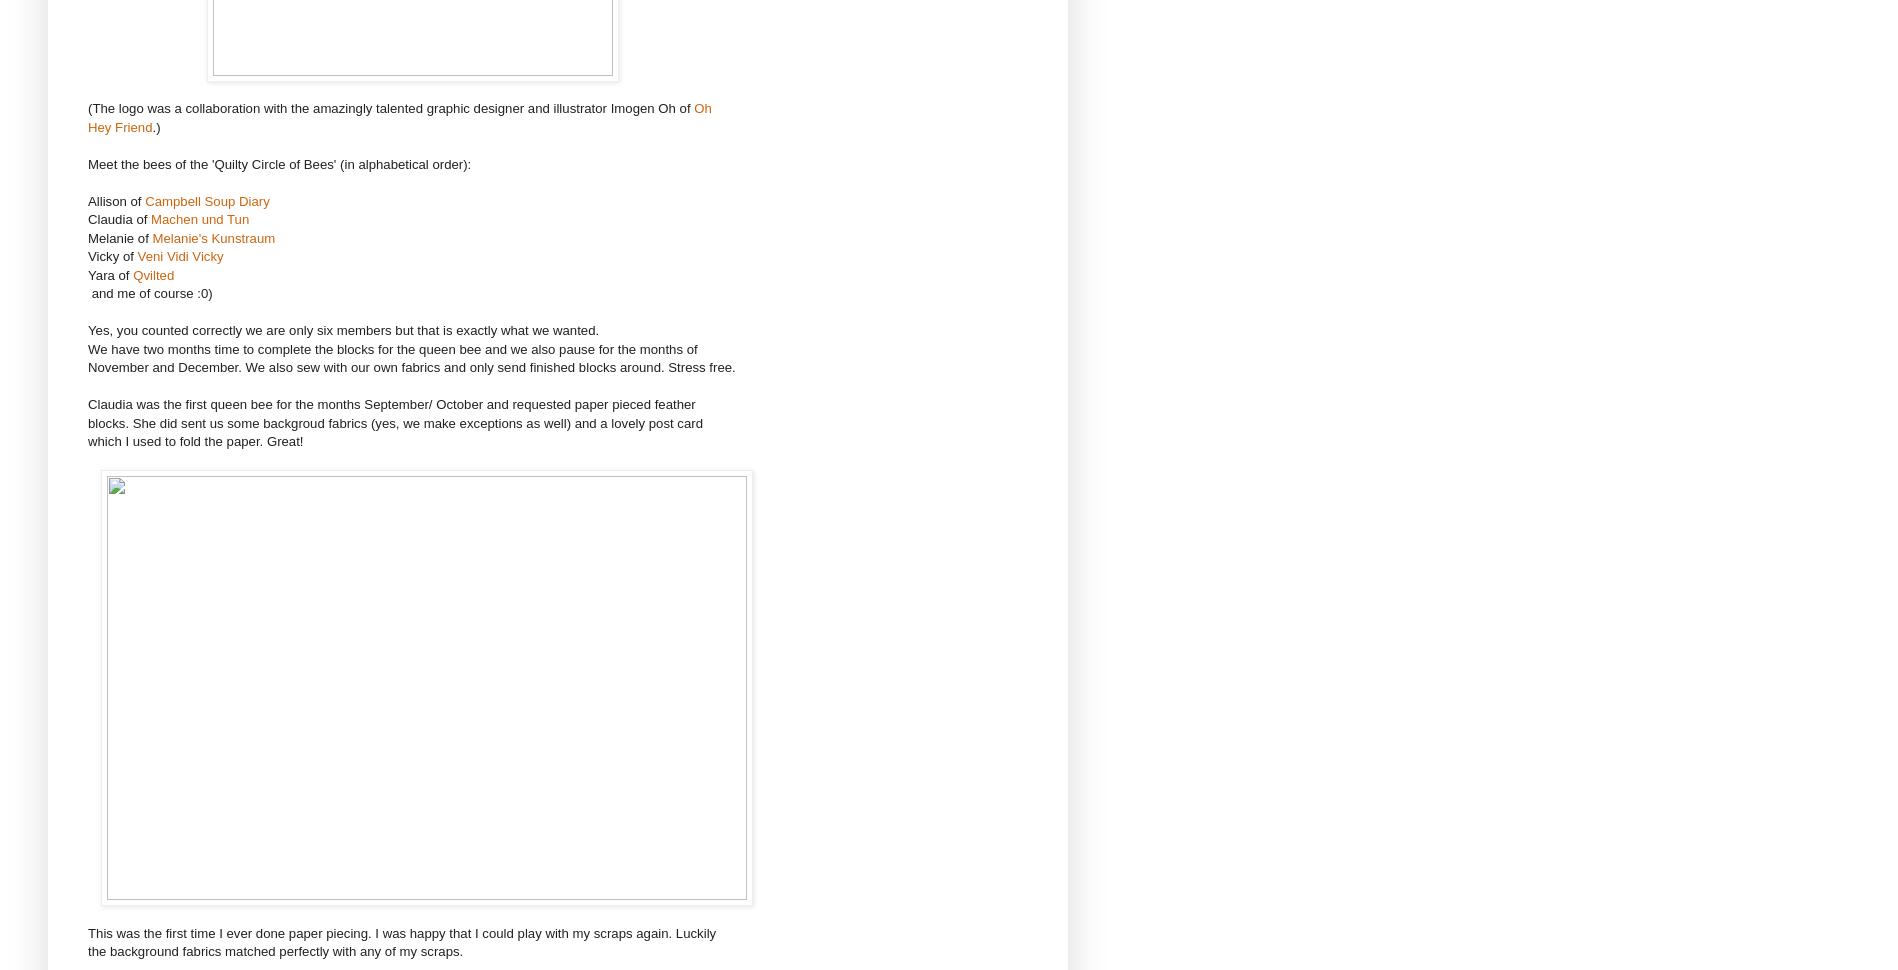 The image size is (1898, 970). Describe the element at coordinates (110, 273) in the screenshot. I see `'Yara of'` at that location.